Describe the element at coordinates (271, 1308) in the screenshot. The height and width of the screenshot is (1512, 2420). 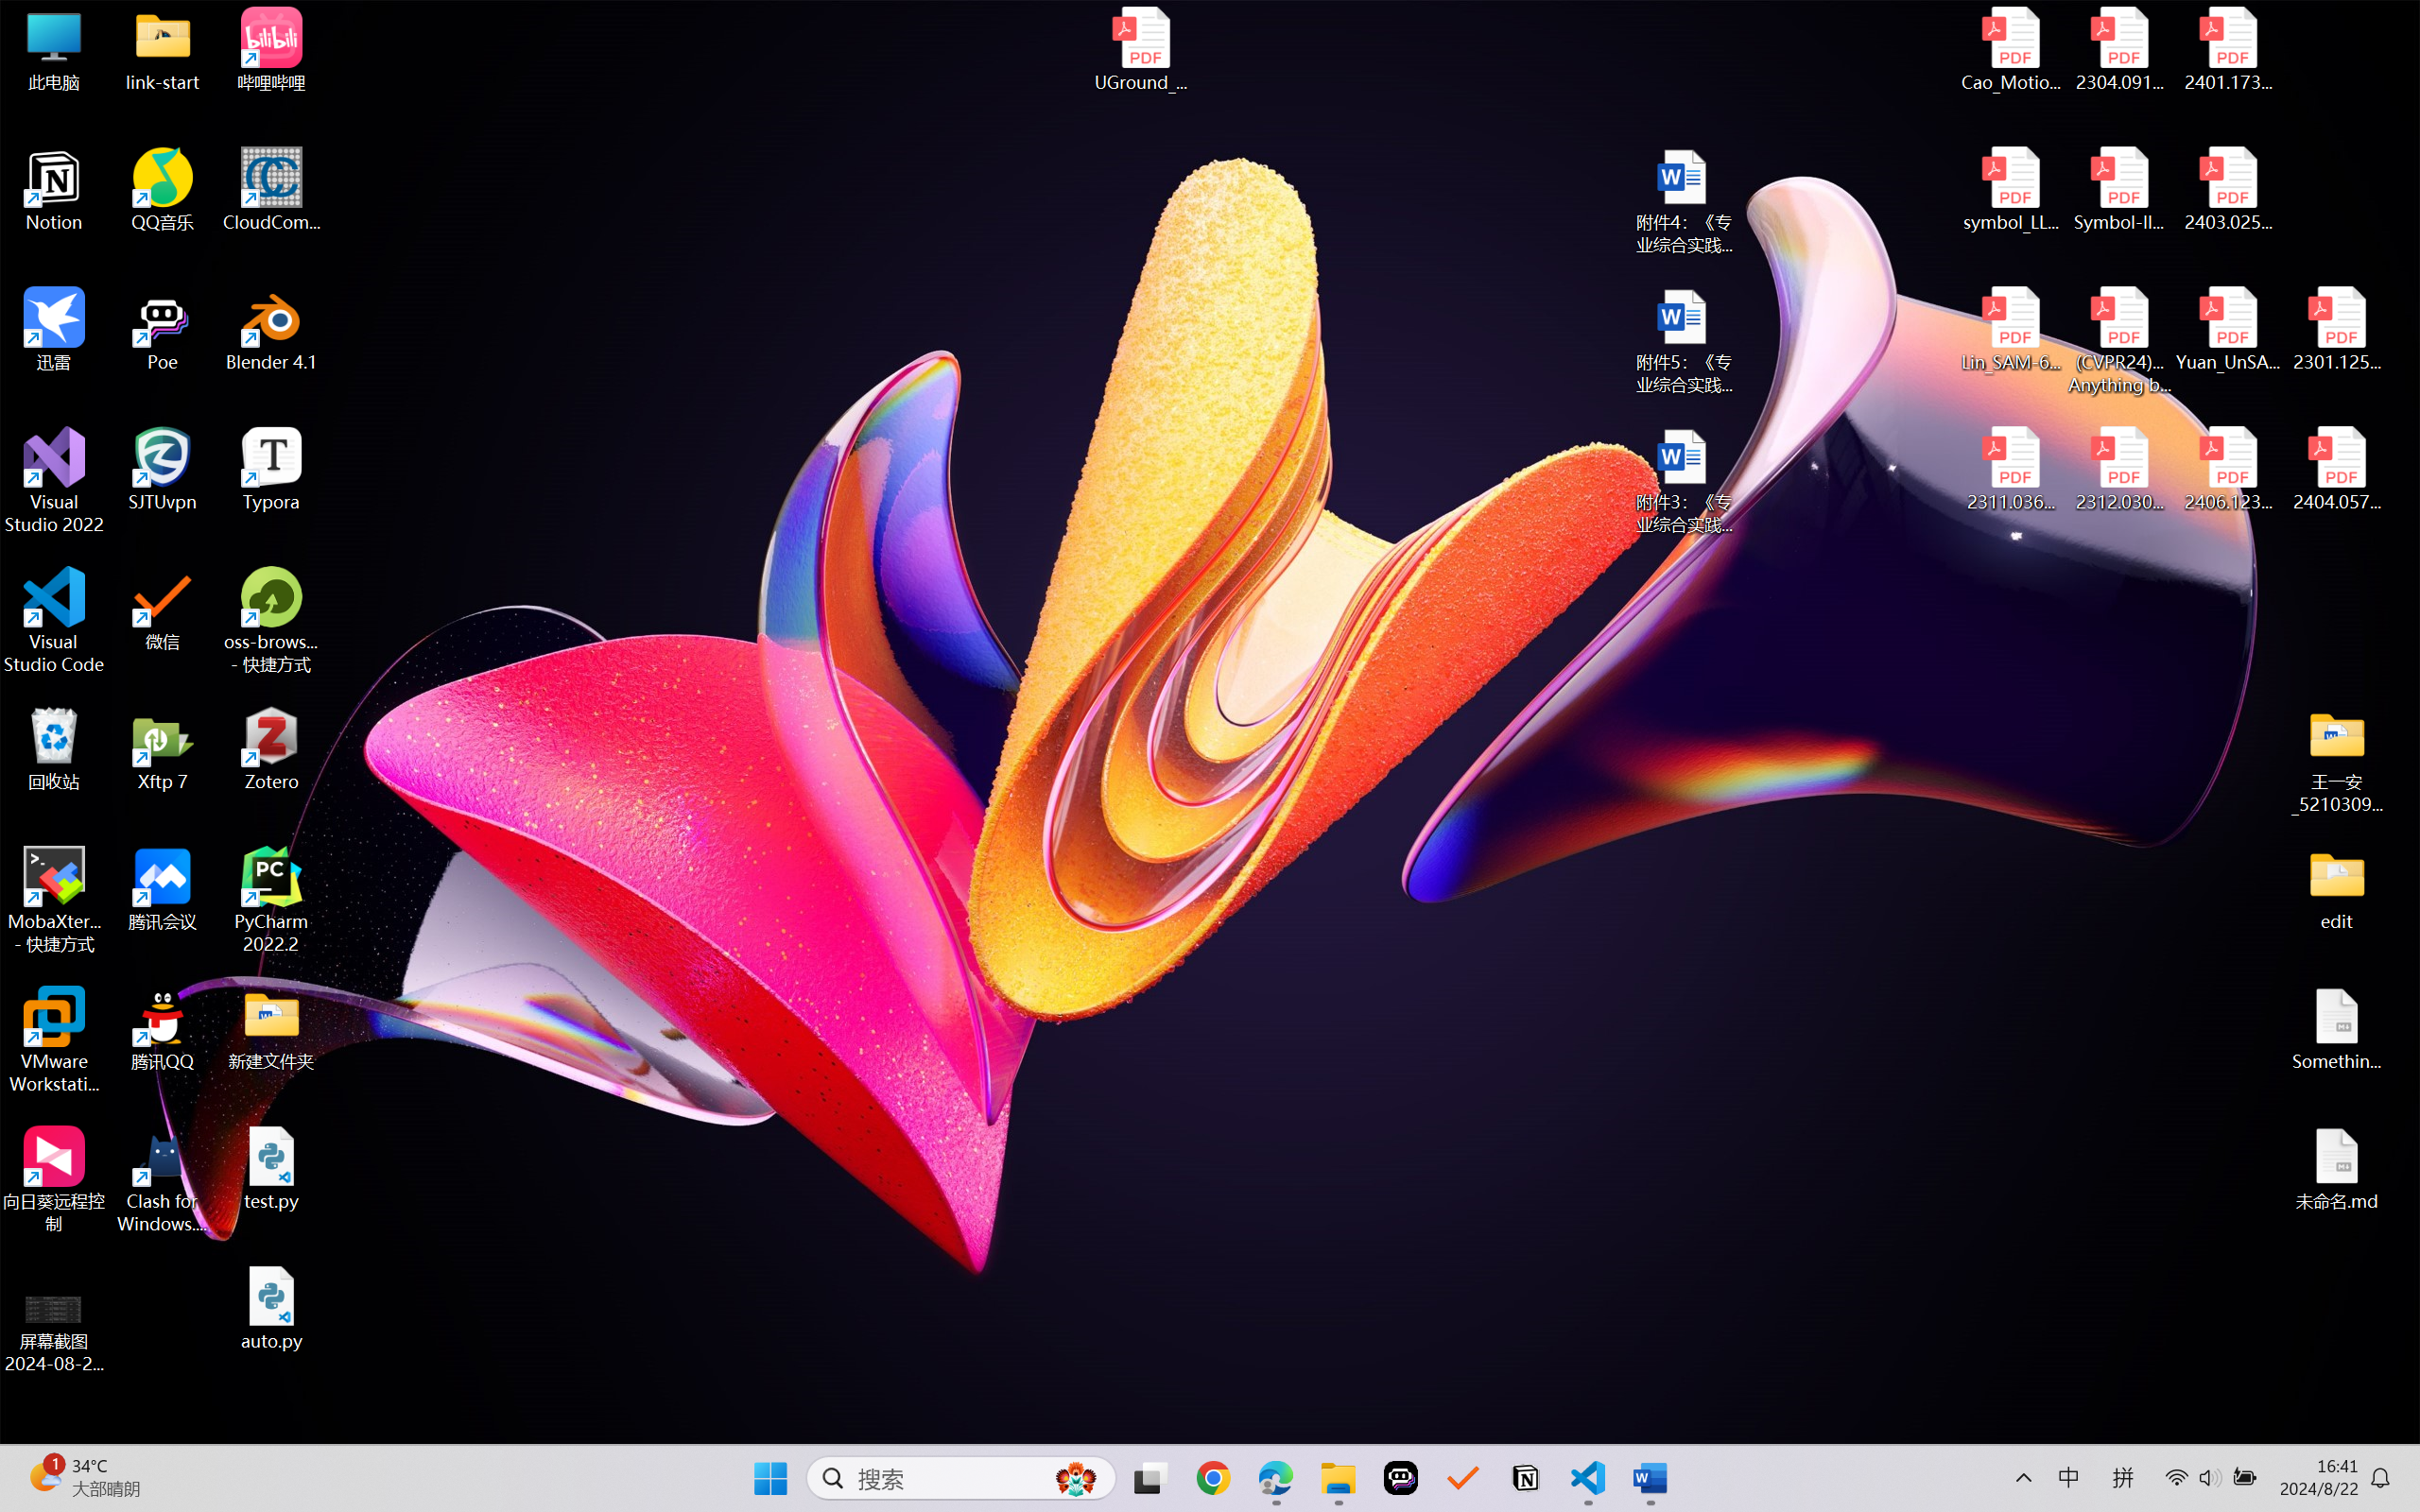
I see `'auto.py'` at that location.